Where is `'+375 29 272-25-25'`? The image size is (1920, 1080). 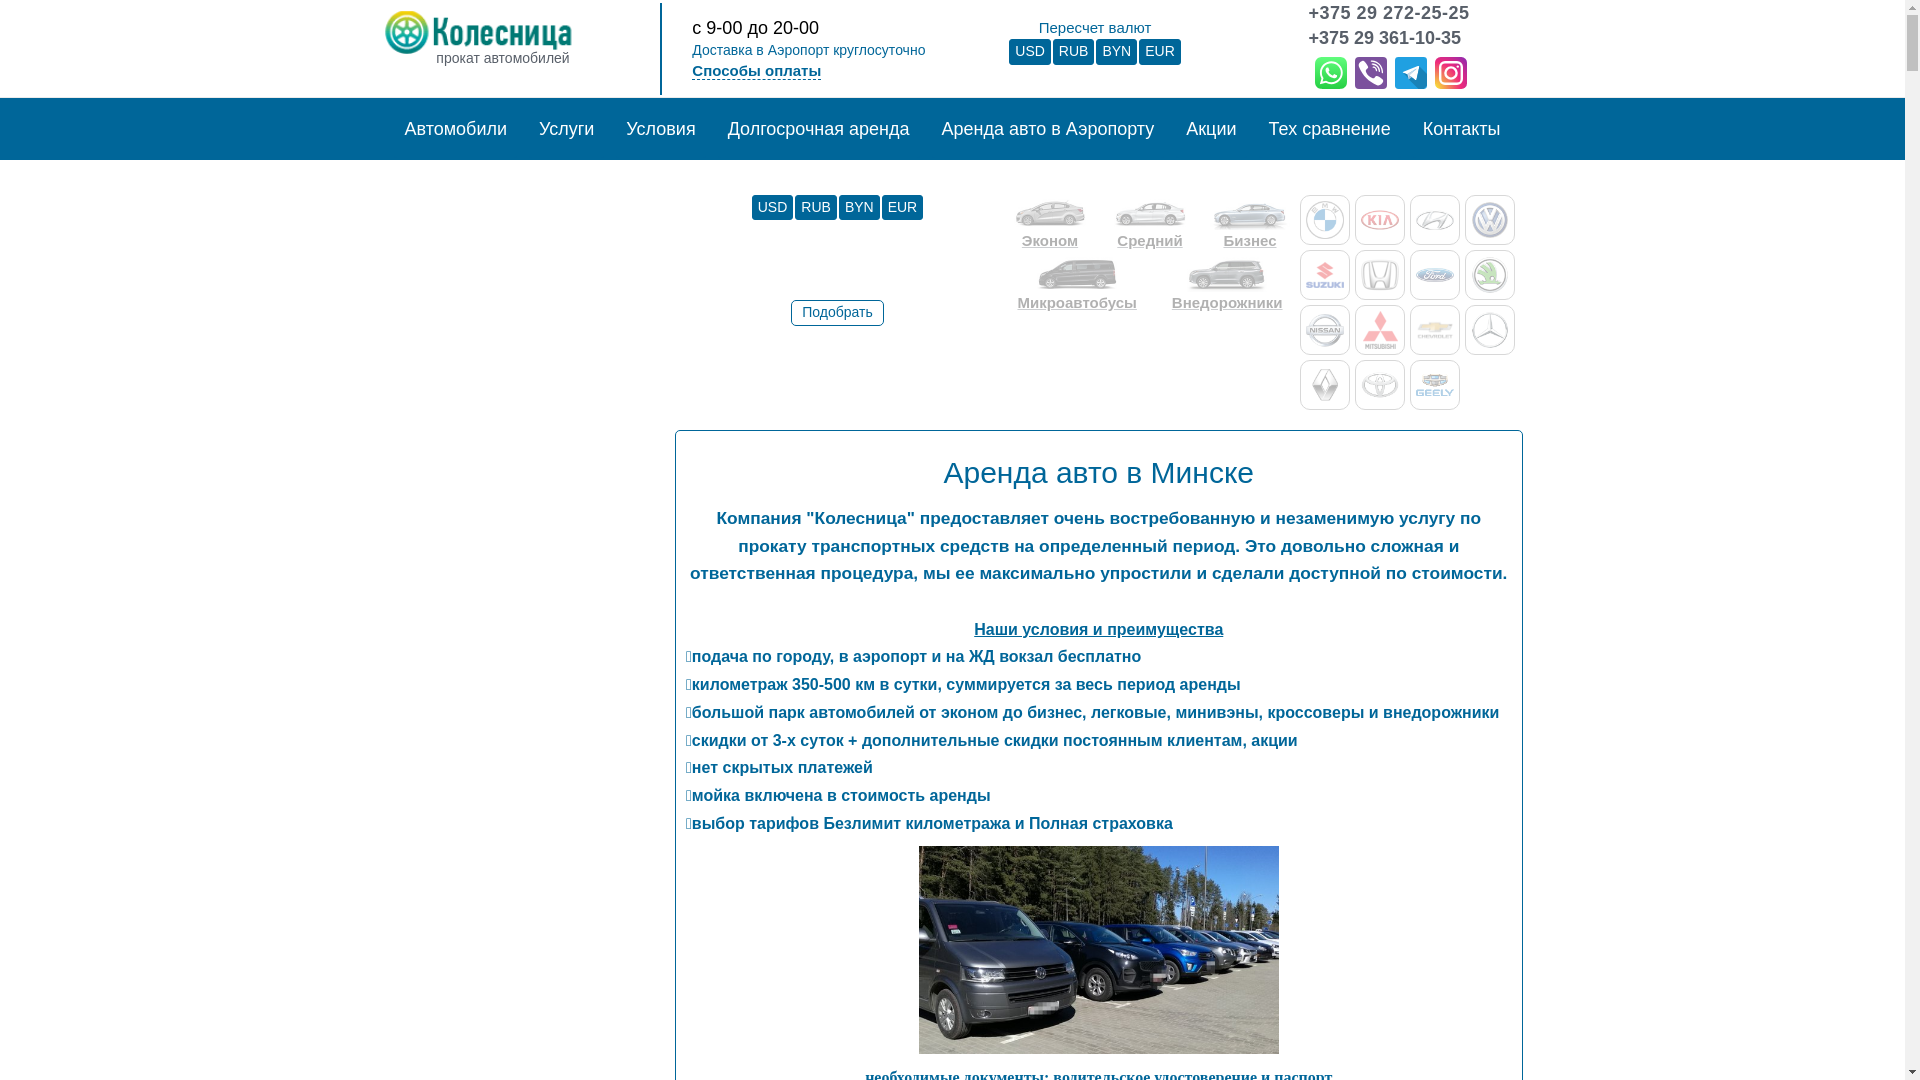 '+375 29 272-25-25' is located at coordinates (1387, 13).